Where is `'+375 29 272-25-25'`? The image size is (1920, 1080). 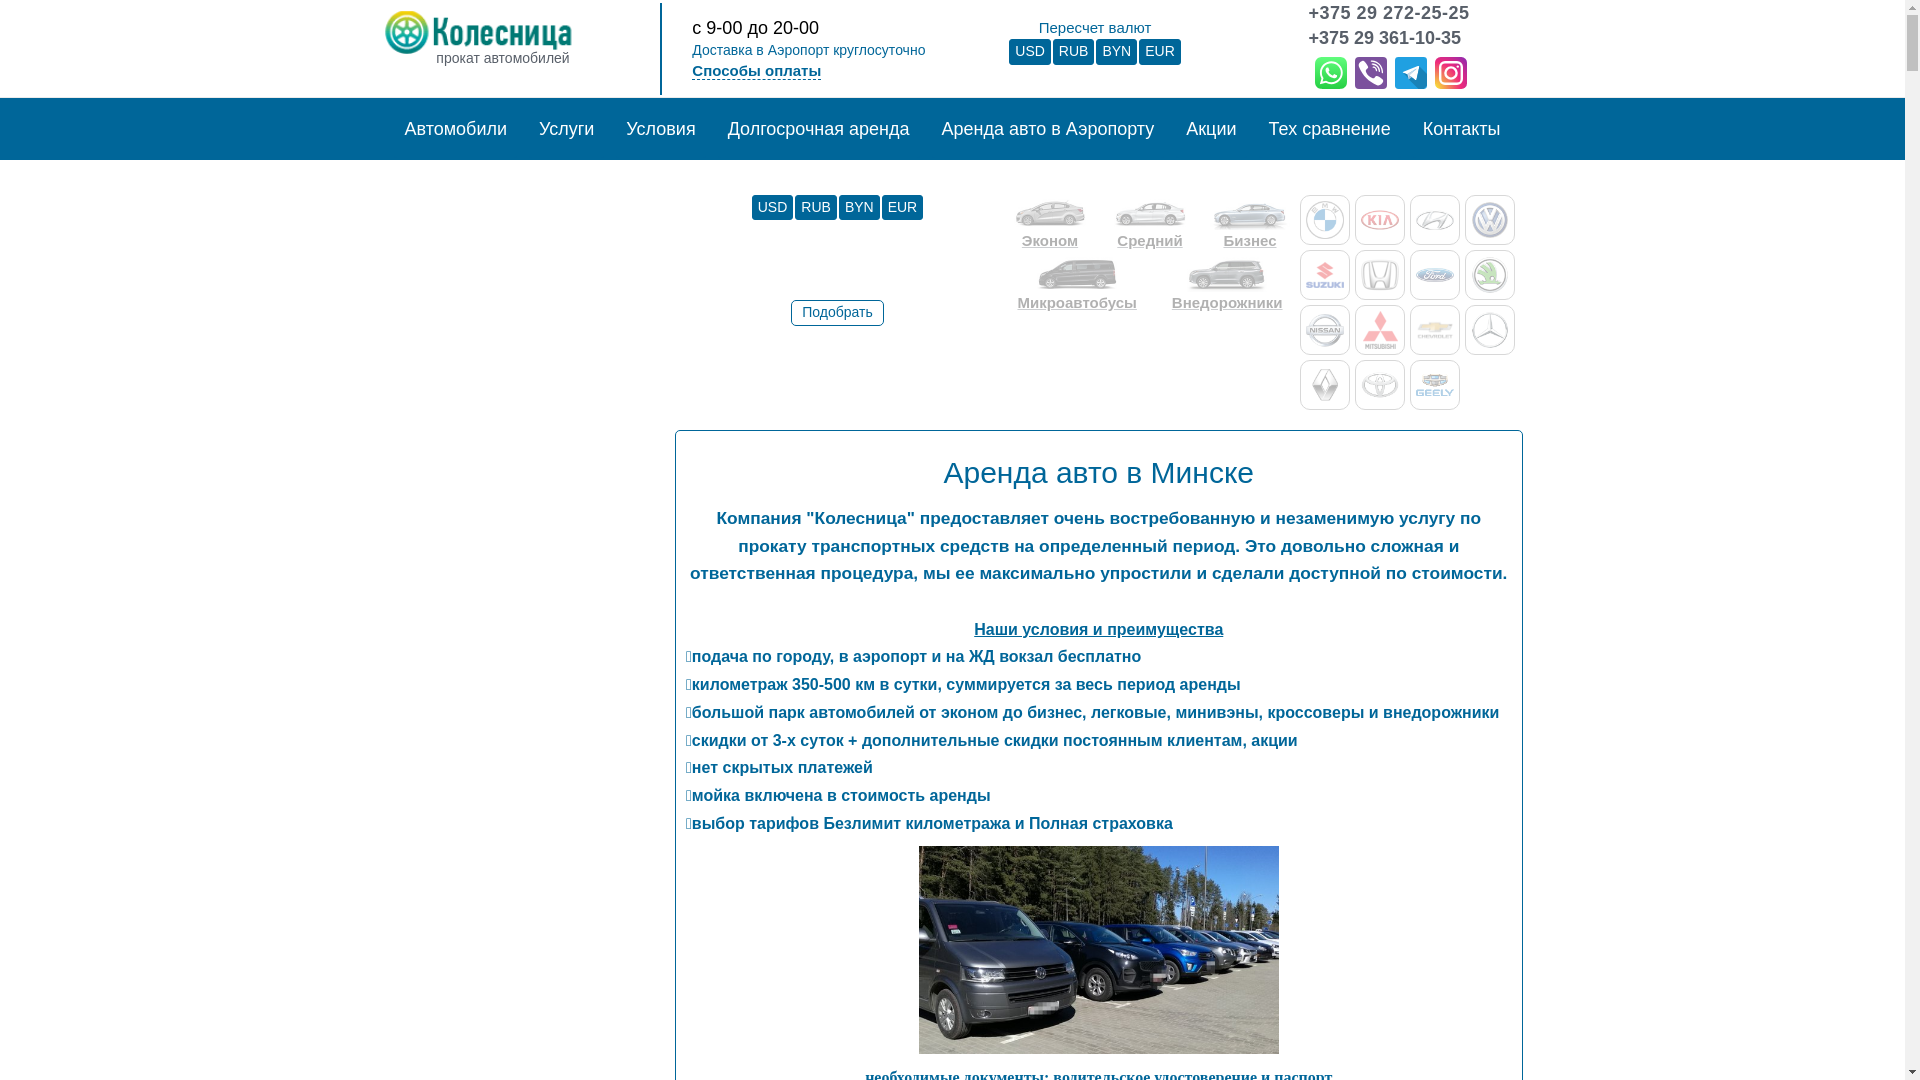 '+375 29 272-25-25' is located at coordinates (1387, 13).